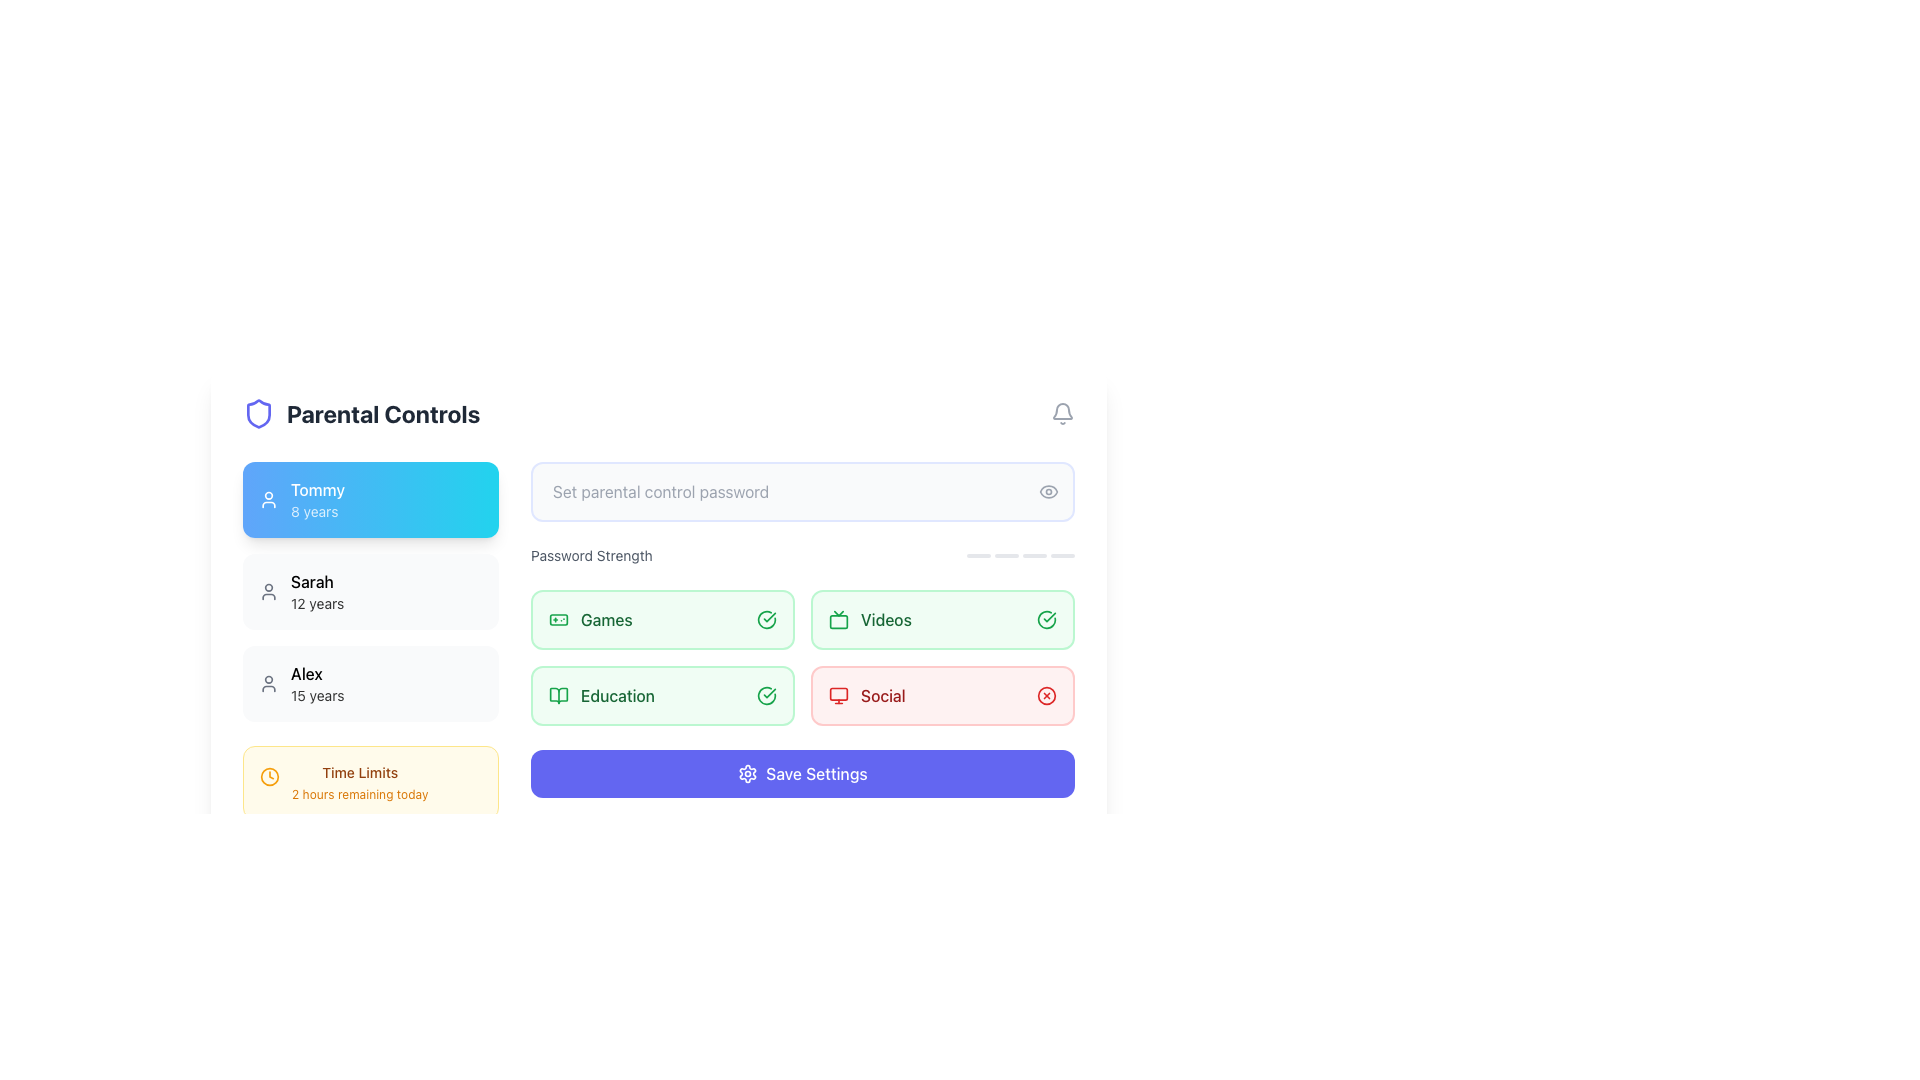 The width and height of the screenshot is (1920, 1080). I want to click on the 'Save Settings' button with a cogwheel icon, which is located at the bottom center of the interface, so click(802, 773).